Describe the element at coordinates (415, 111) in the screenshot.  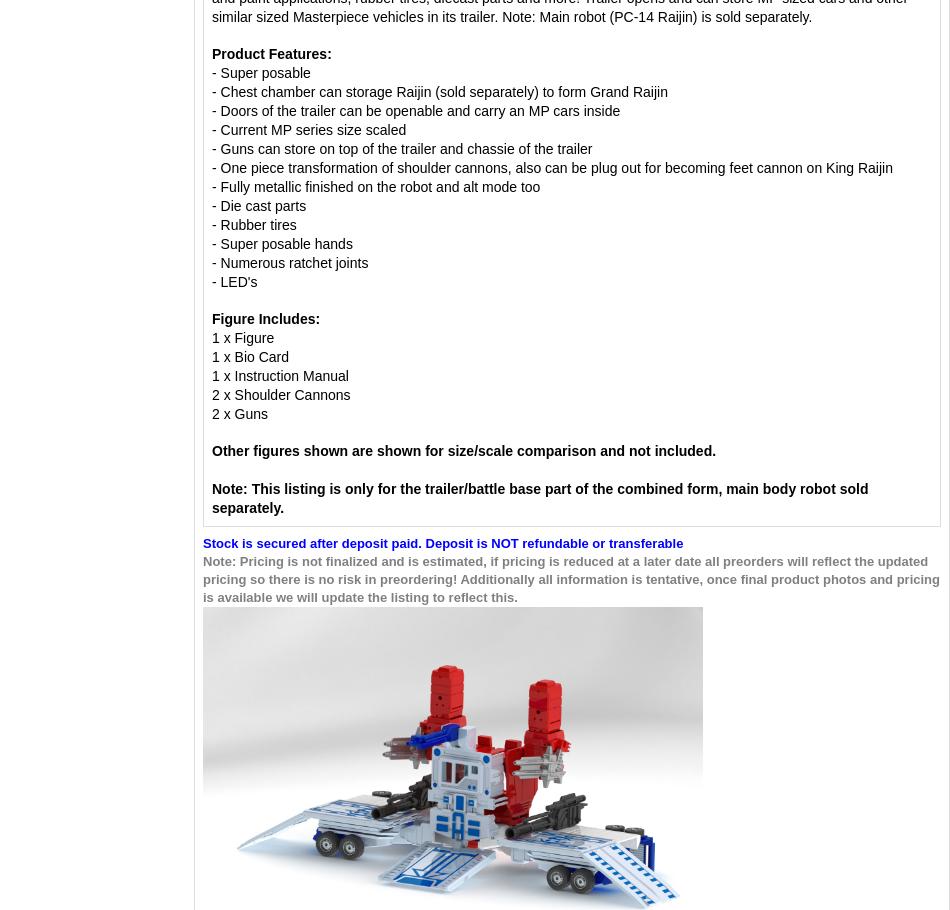
I see `'- Doors of the trailer can be openable and carry an MP cars inside'` at that location.